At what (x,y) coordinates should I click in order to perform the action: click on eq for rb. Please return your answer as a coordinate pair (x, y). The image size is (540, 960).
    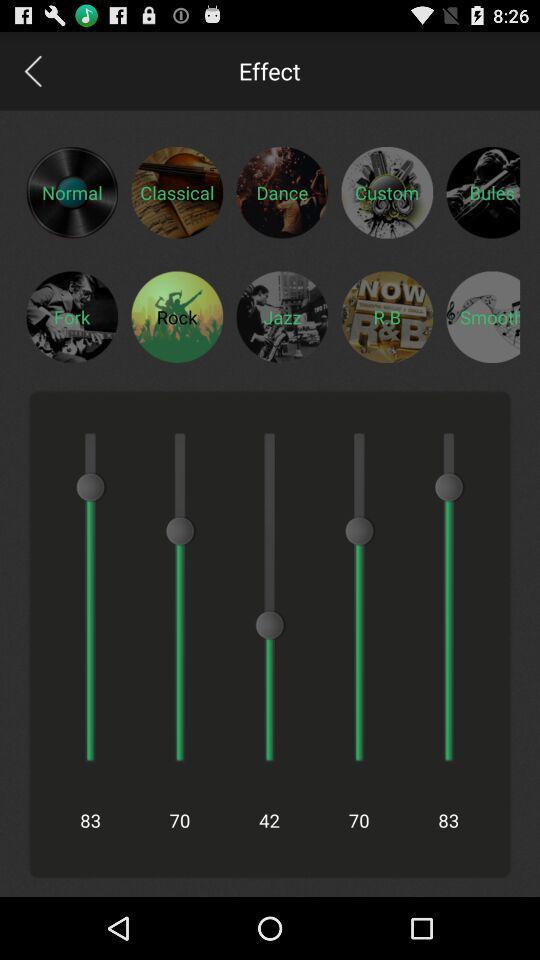
    Looking at the image, I should click on (387, 316).